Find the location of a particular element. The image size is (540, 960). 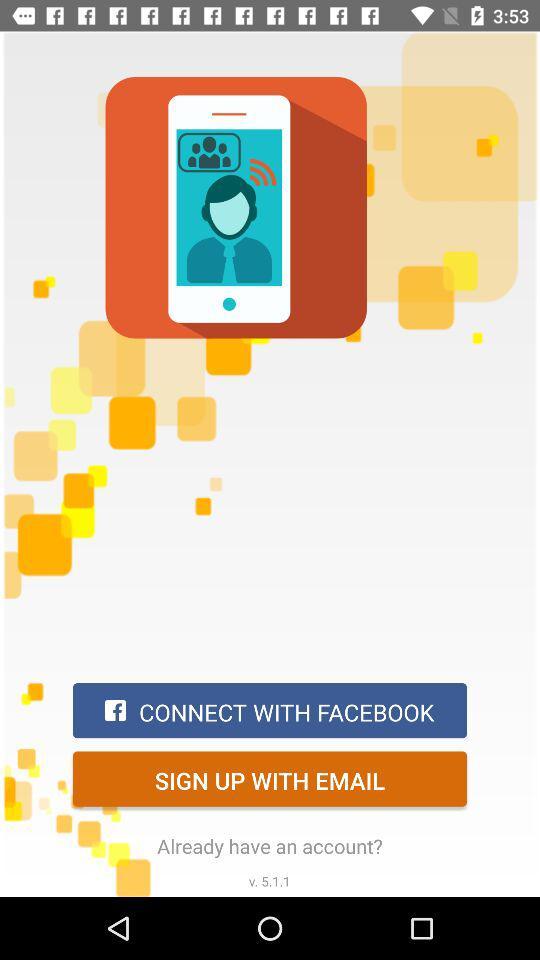

the already have an is located at coordinates (270, 845).